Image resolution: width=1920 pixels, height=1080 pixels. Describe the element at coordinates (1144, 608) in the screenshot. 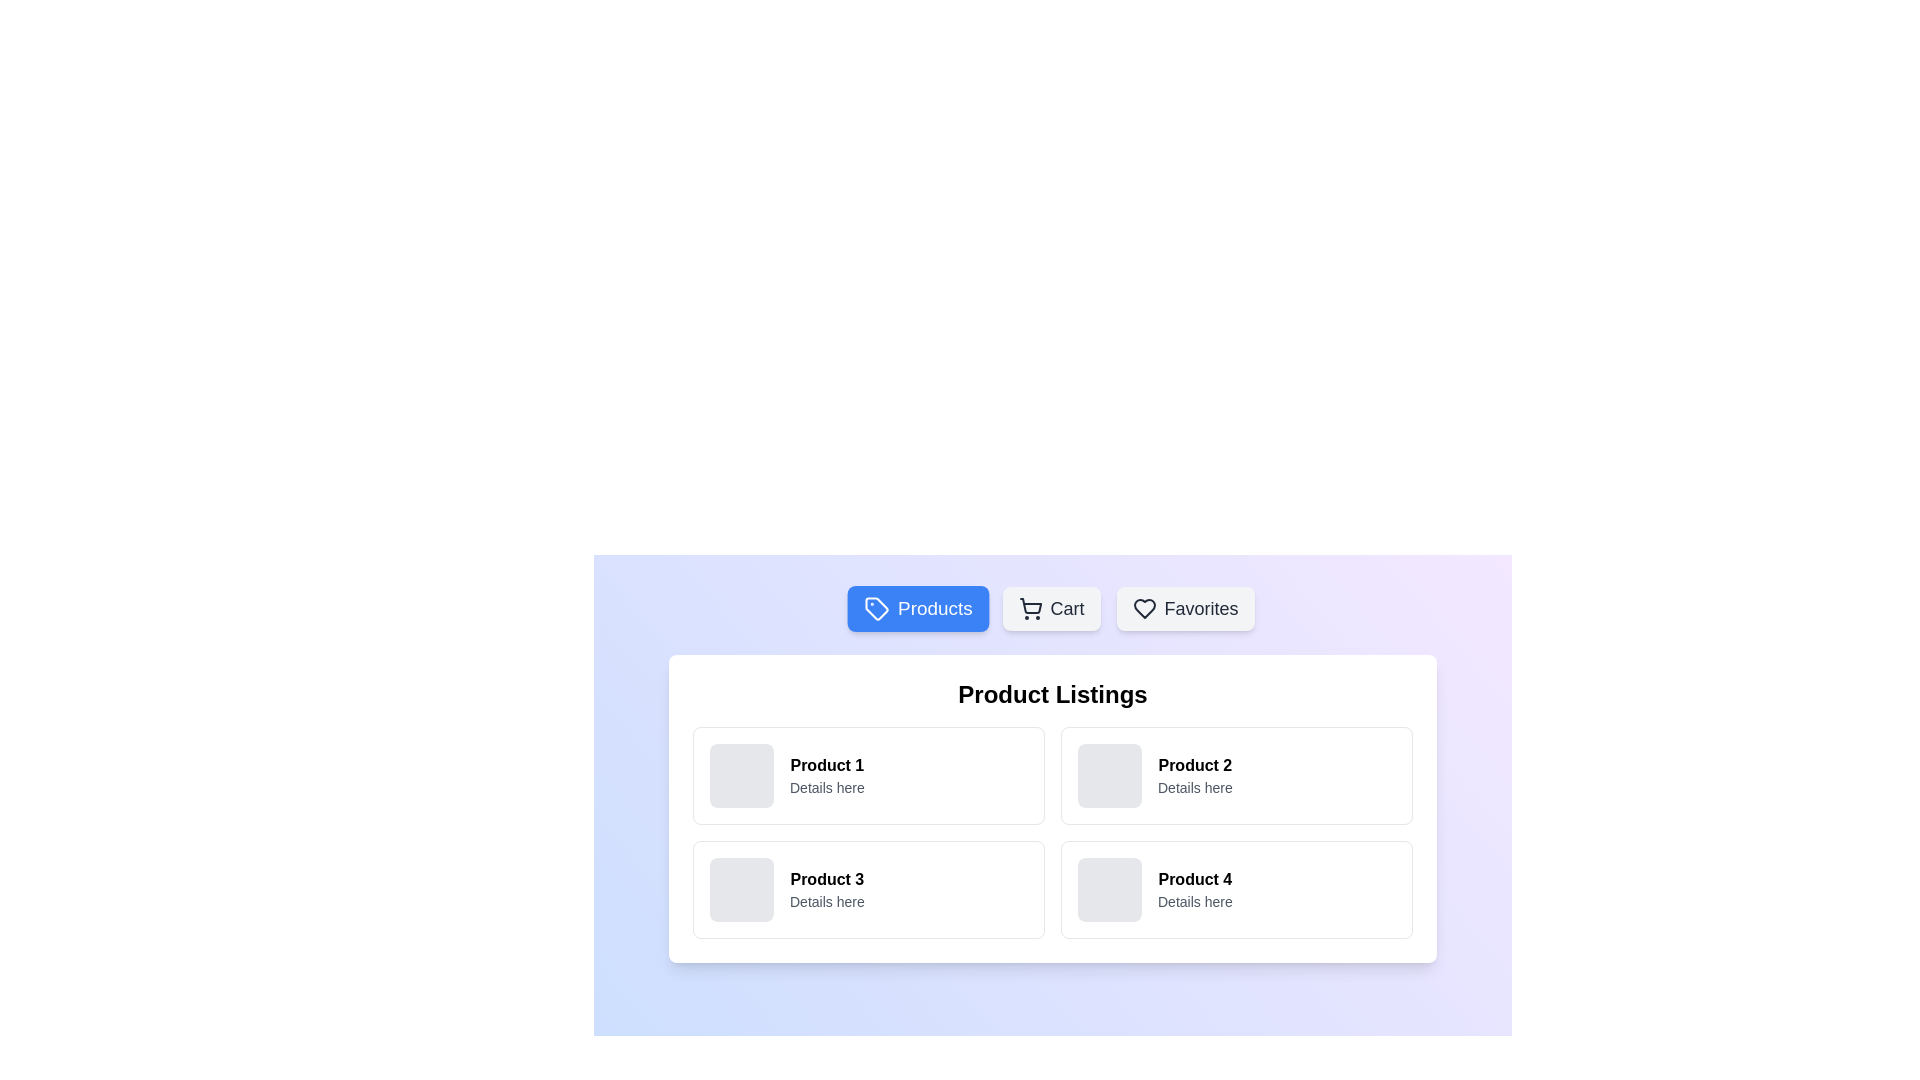

I see `the central part of the stylized heart icon in the favorites section` at that location.